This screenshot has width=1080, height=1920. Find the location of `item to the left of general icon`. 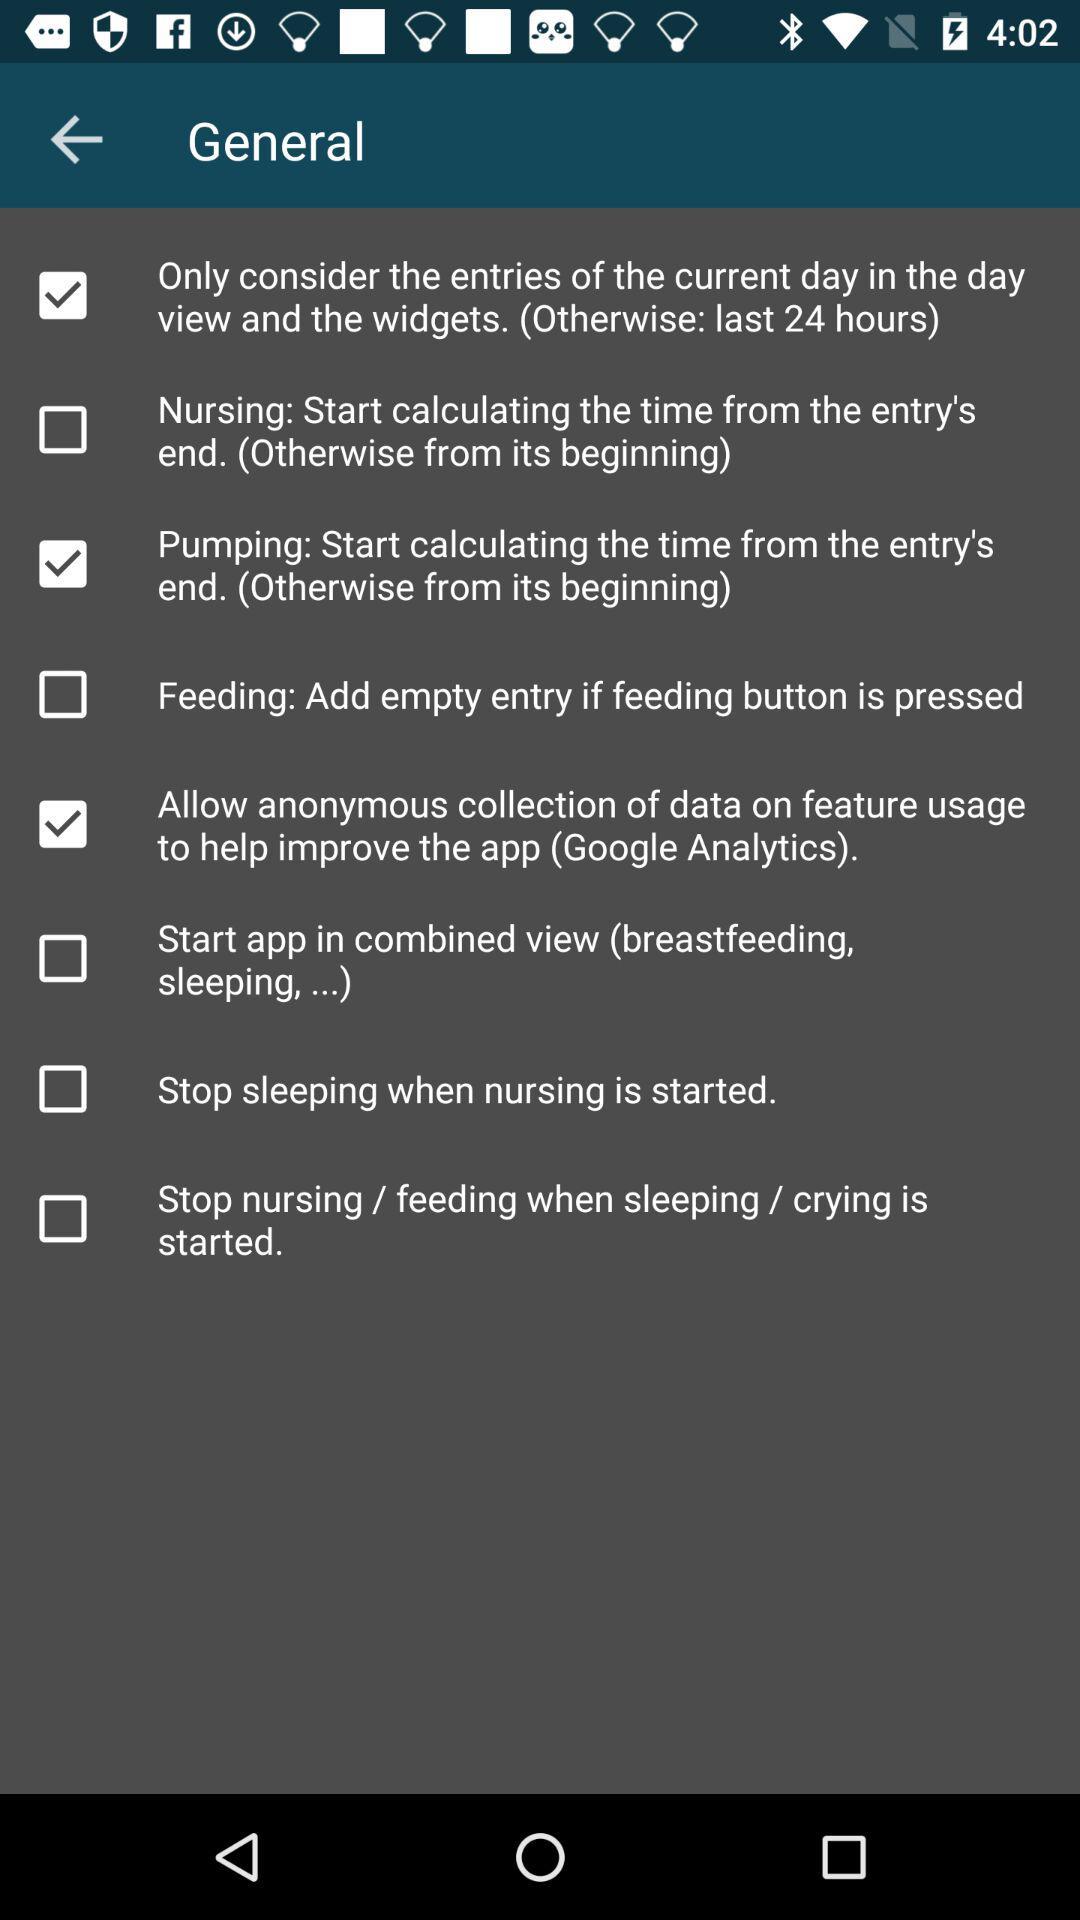

item to the left of general icon is located at coordinates (75, 138).